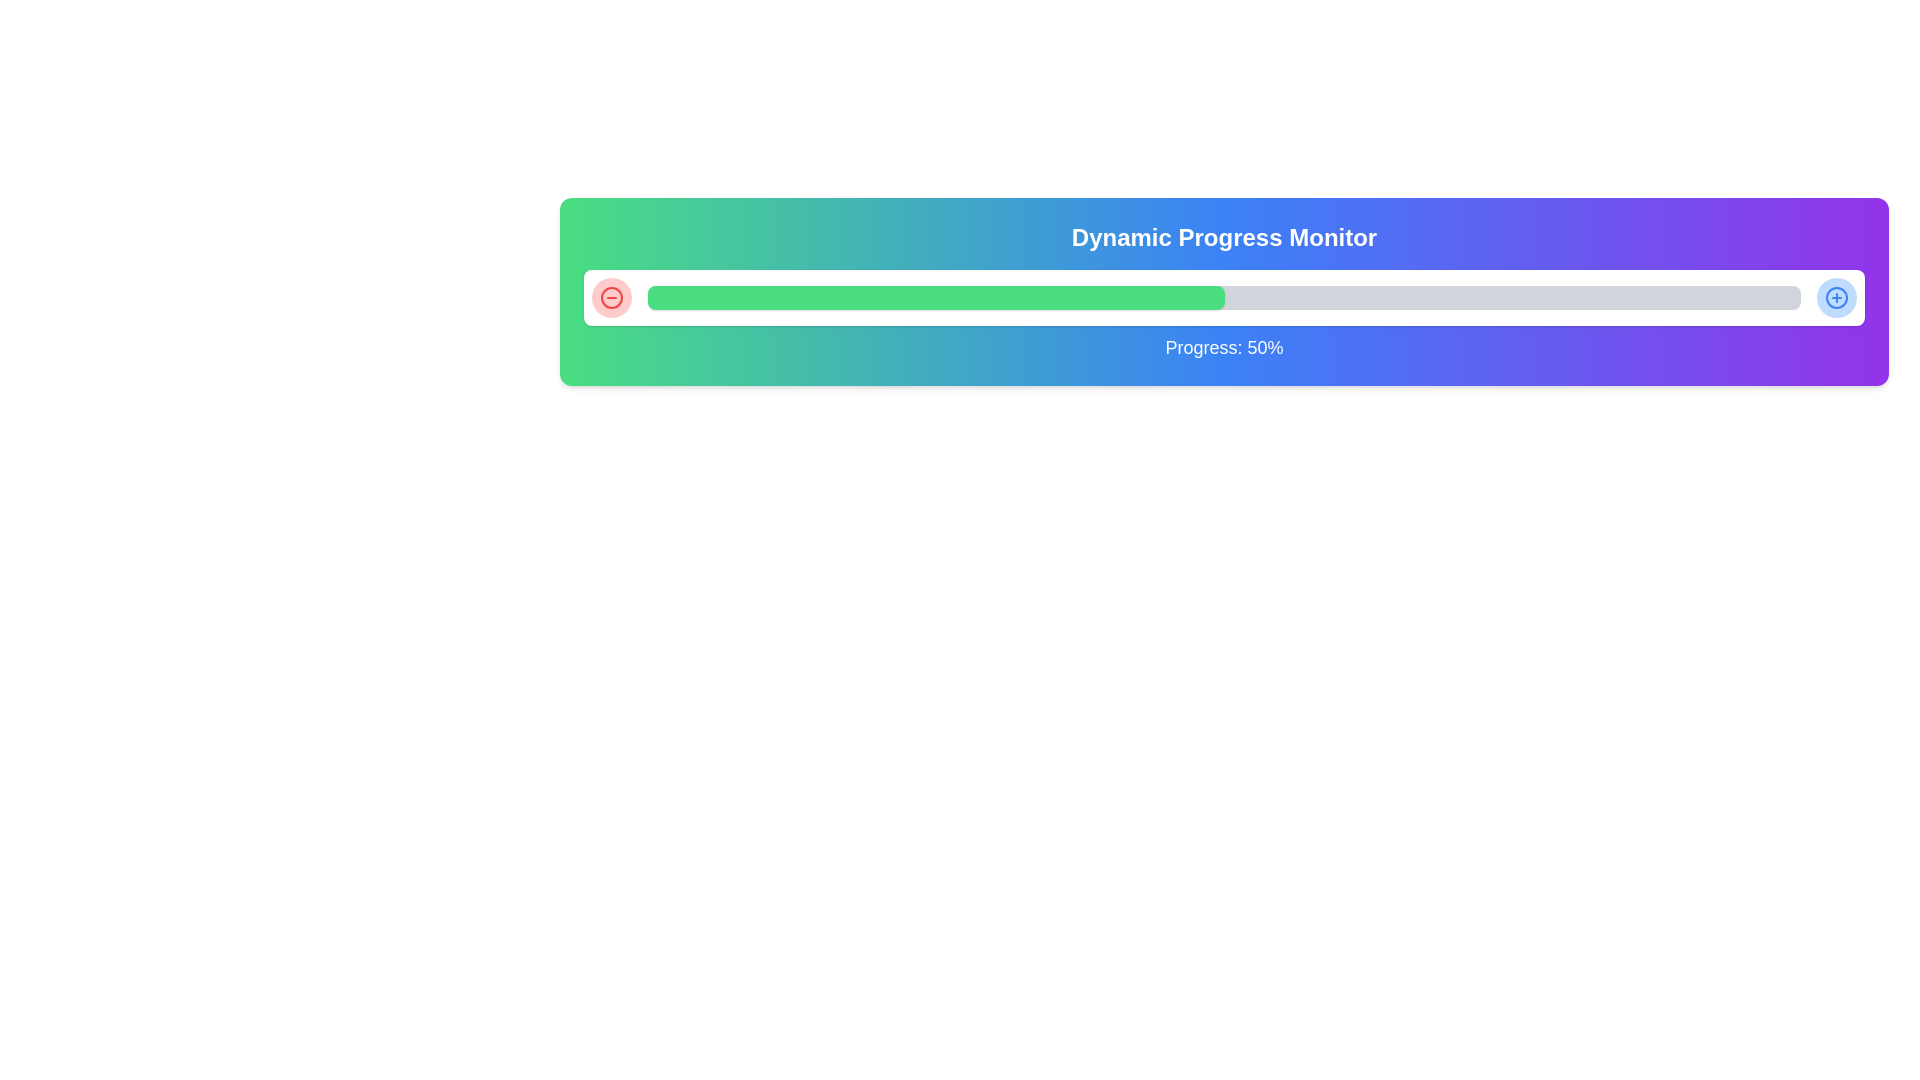  I want to click on properties of the circular red button with a minus icon located to the far left of the progress bar, so click(610, 297).